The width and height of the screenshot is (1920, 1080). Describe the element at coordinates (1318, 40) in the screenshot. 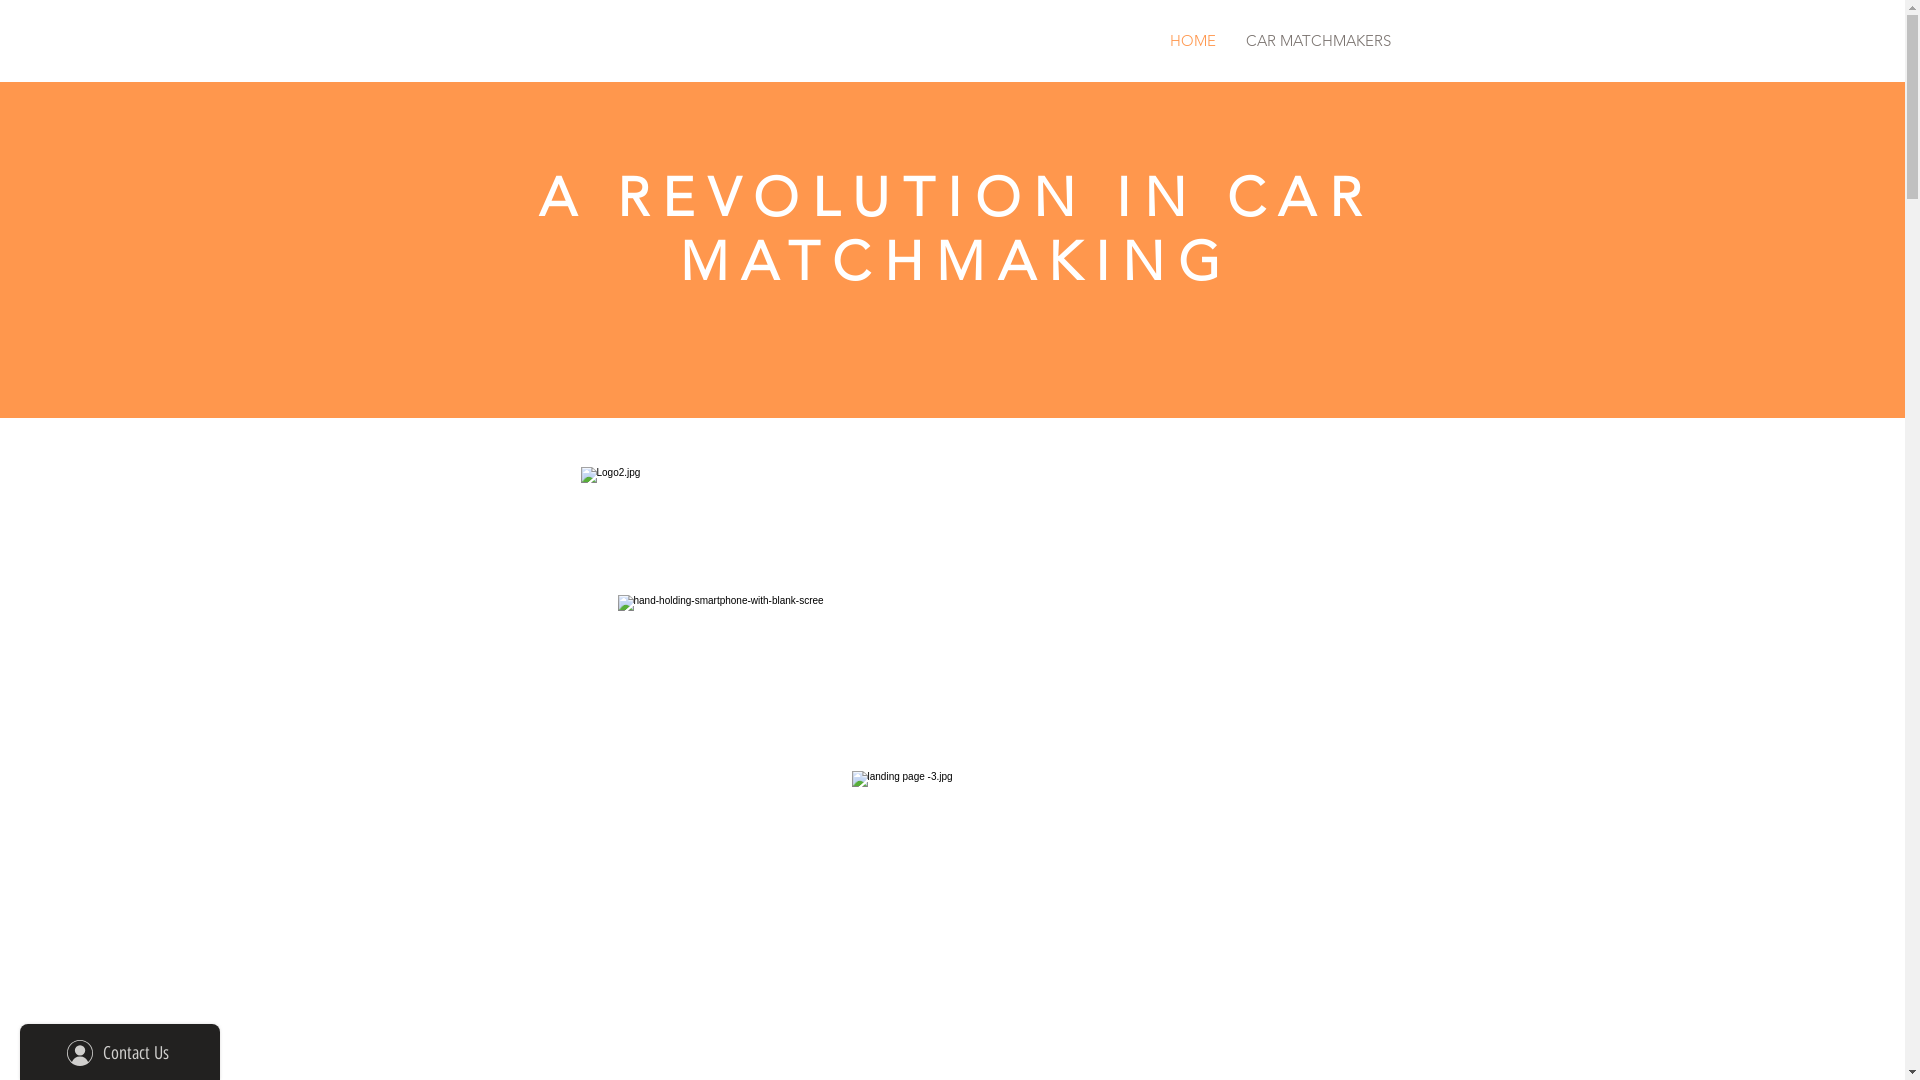

I see `'CAR MATCHMAKERS'` at that location.